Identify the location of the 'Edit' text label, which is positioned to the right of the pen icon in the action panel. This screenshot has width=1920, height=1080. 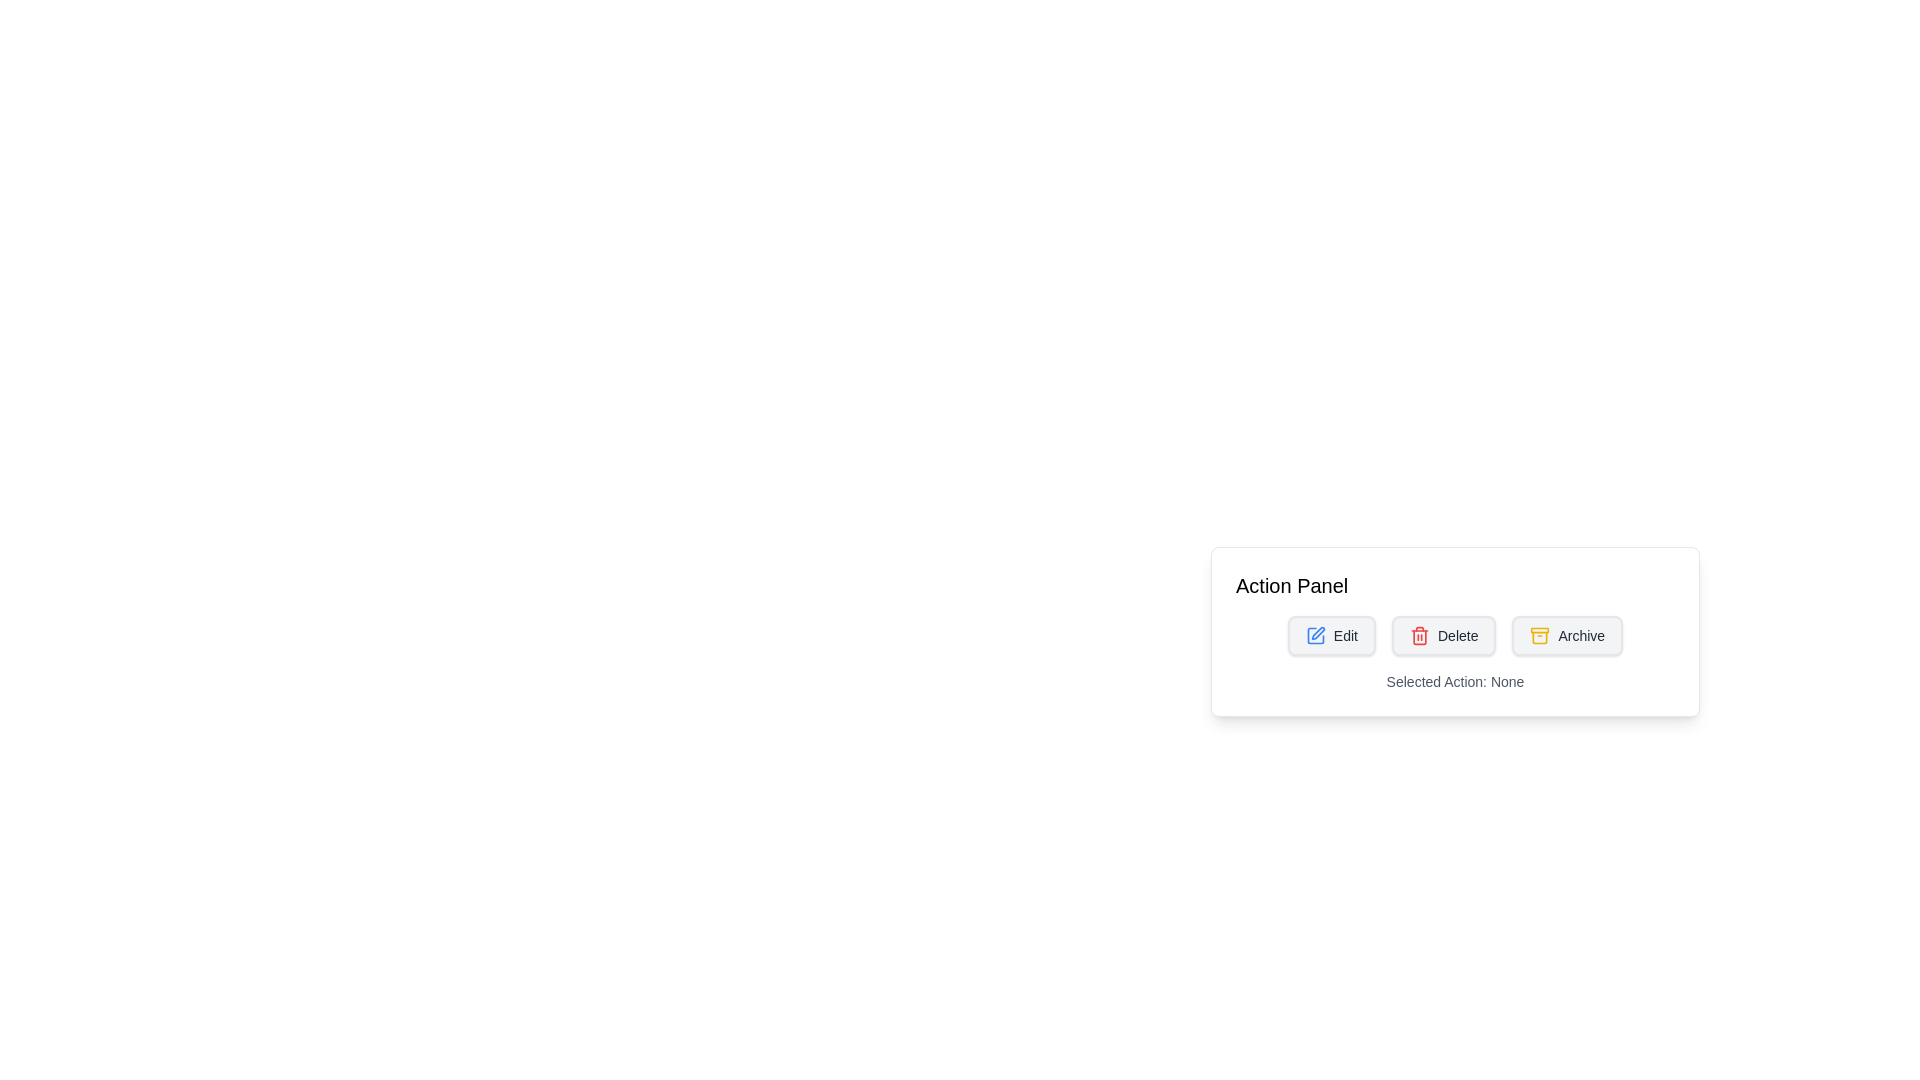
(1345, 636).